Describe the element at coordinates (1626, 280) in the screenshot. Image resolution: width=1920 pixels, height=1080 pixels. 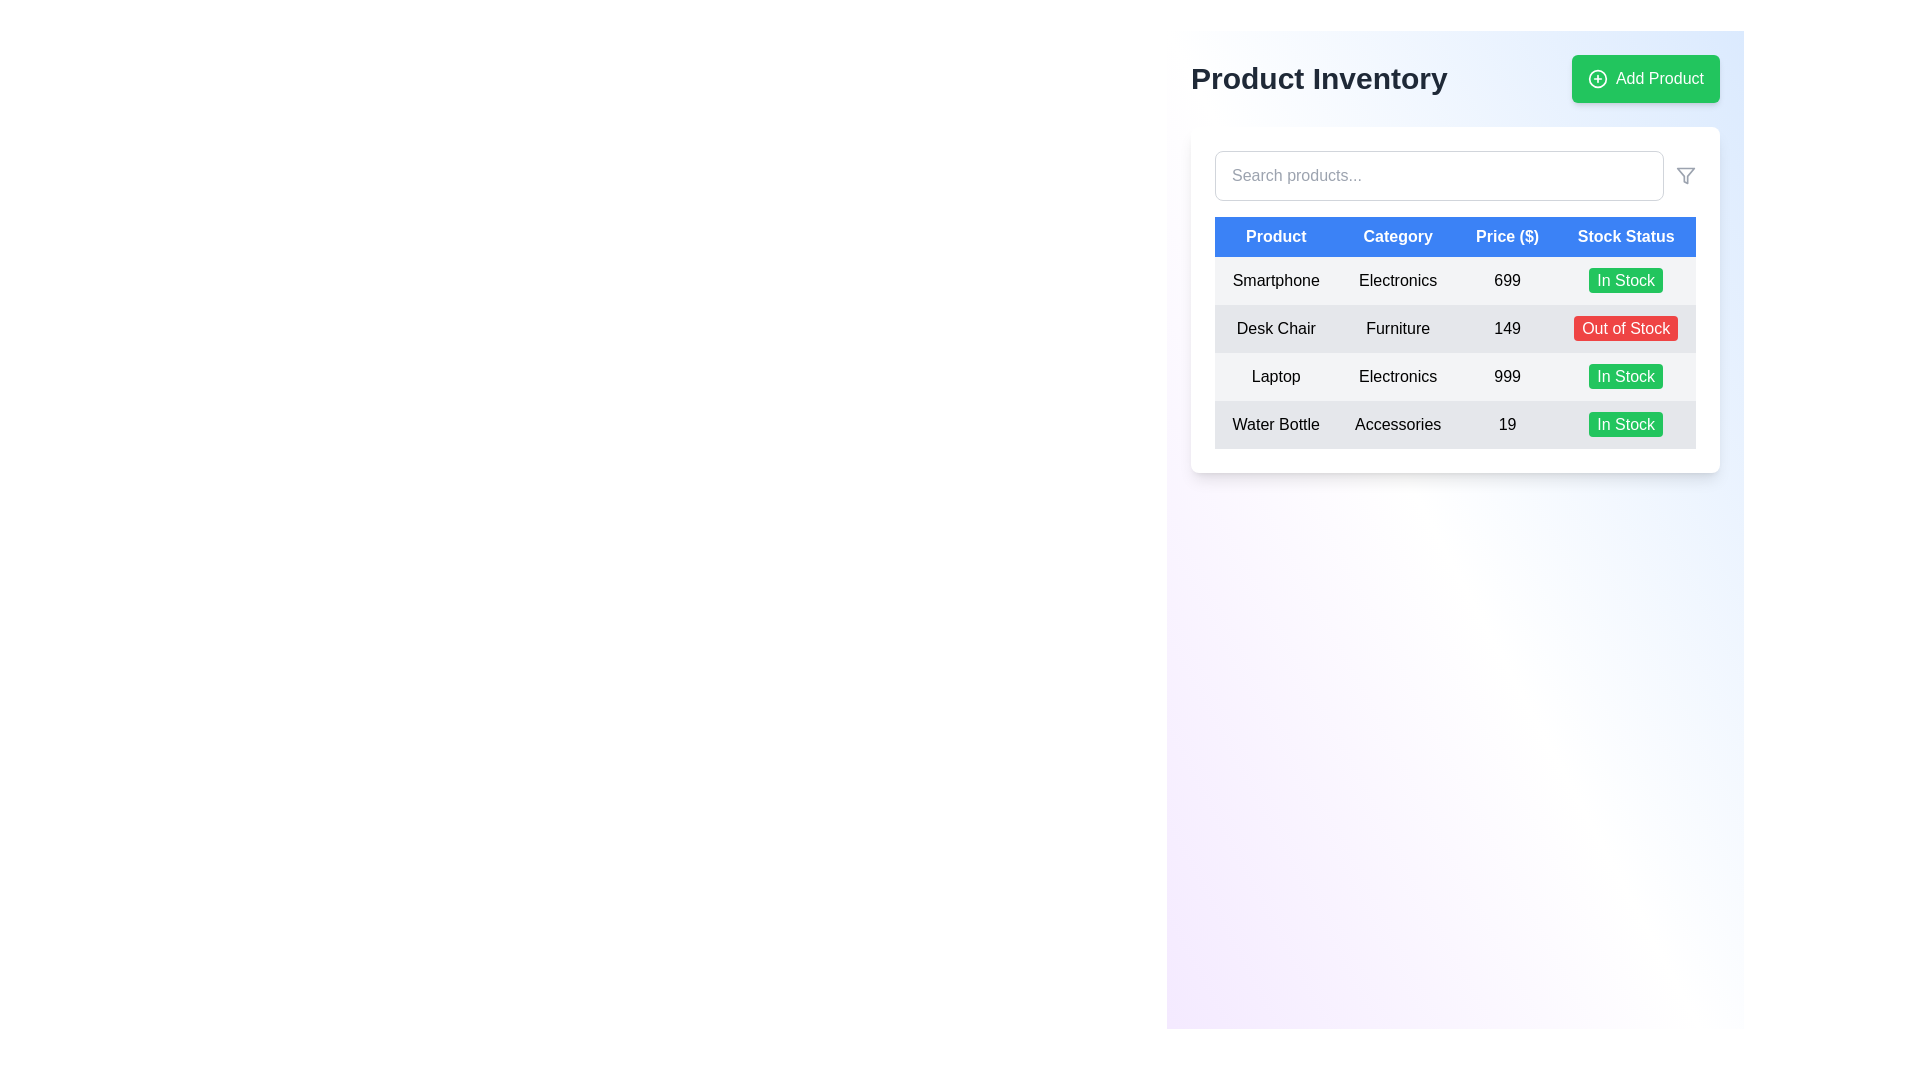
I see `the status badge in the 'Stock Status' column indicating the availability of the 'Smartphone' product` at that location.